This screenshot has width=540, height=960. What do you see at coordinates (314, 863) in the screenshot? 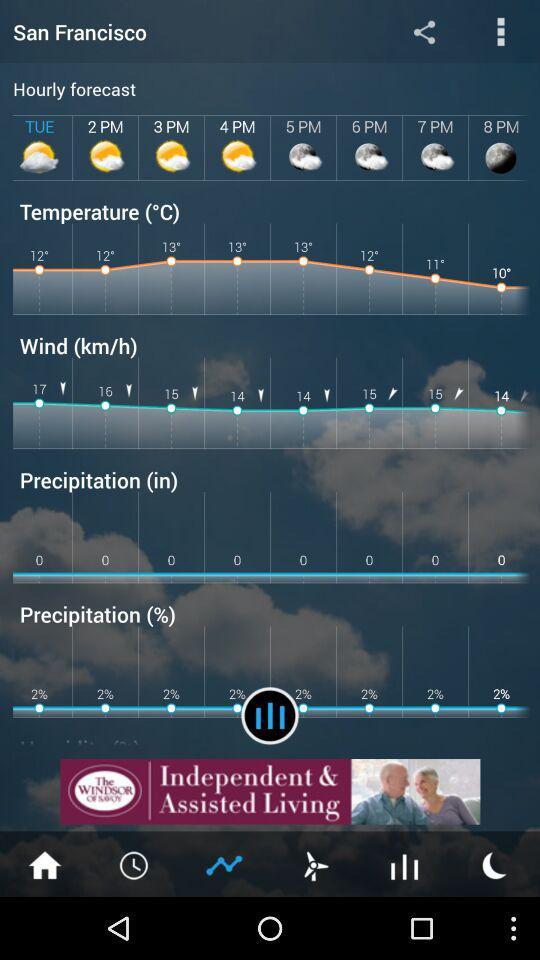
I see `menu button` at bounding box center [314, 863].